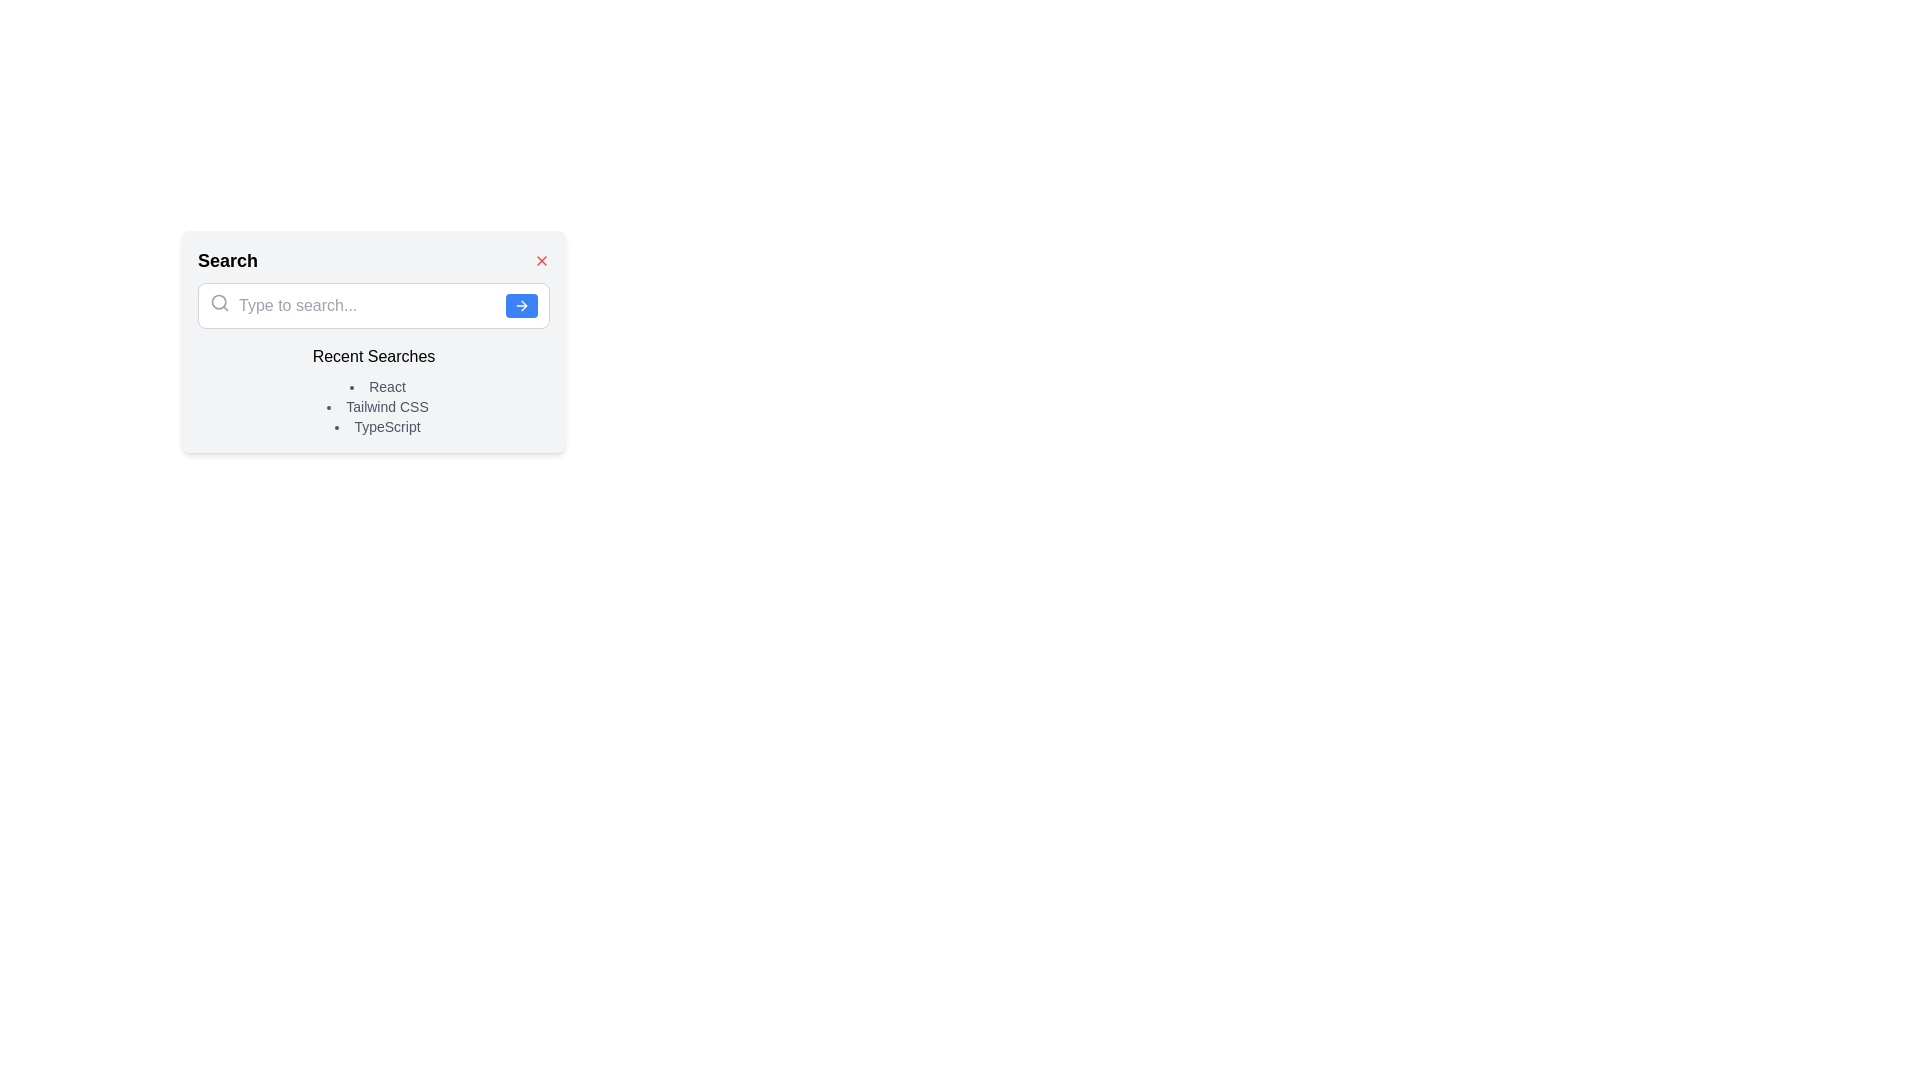  Describe the element at coordinates (522, 305) in the screenshot. I see `the blue rectangular button with rounded corners that features a right-pointing arrow icon, located to the right of the search input field` at that location.